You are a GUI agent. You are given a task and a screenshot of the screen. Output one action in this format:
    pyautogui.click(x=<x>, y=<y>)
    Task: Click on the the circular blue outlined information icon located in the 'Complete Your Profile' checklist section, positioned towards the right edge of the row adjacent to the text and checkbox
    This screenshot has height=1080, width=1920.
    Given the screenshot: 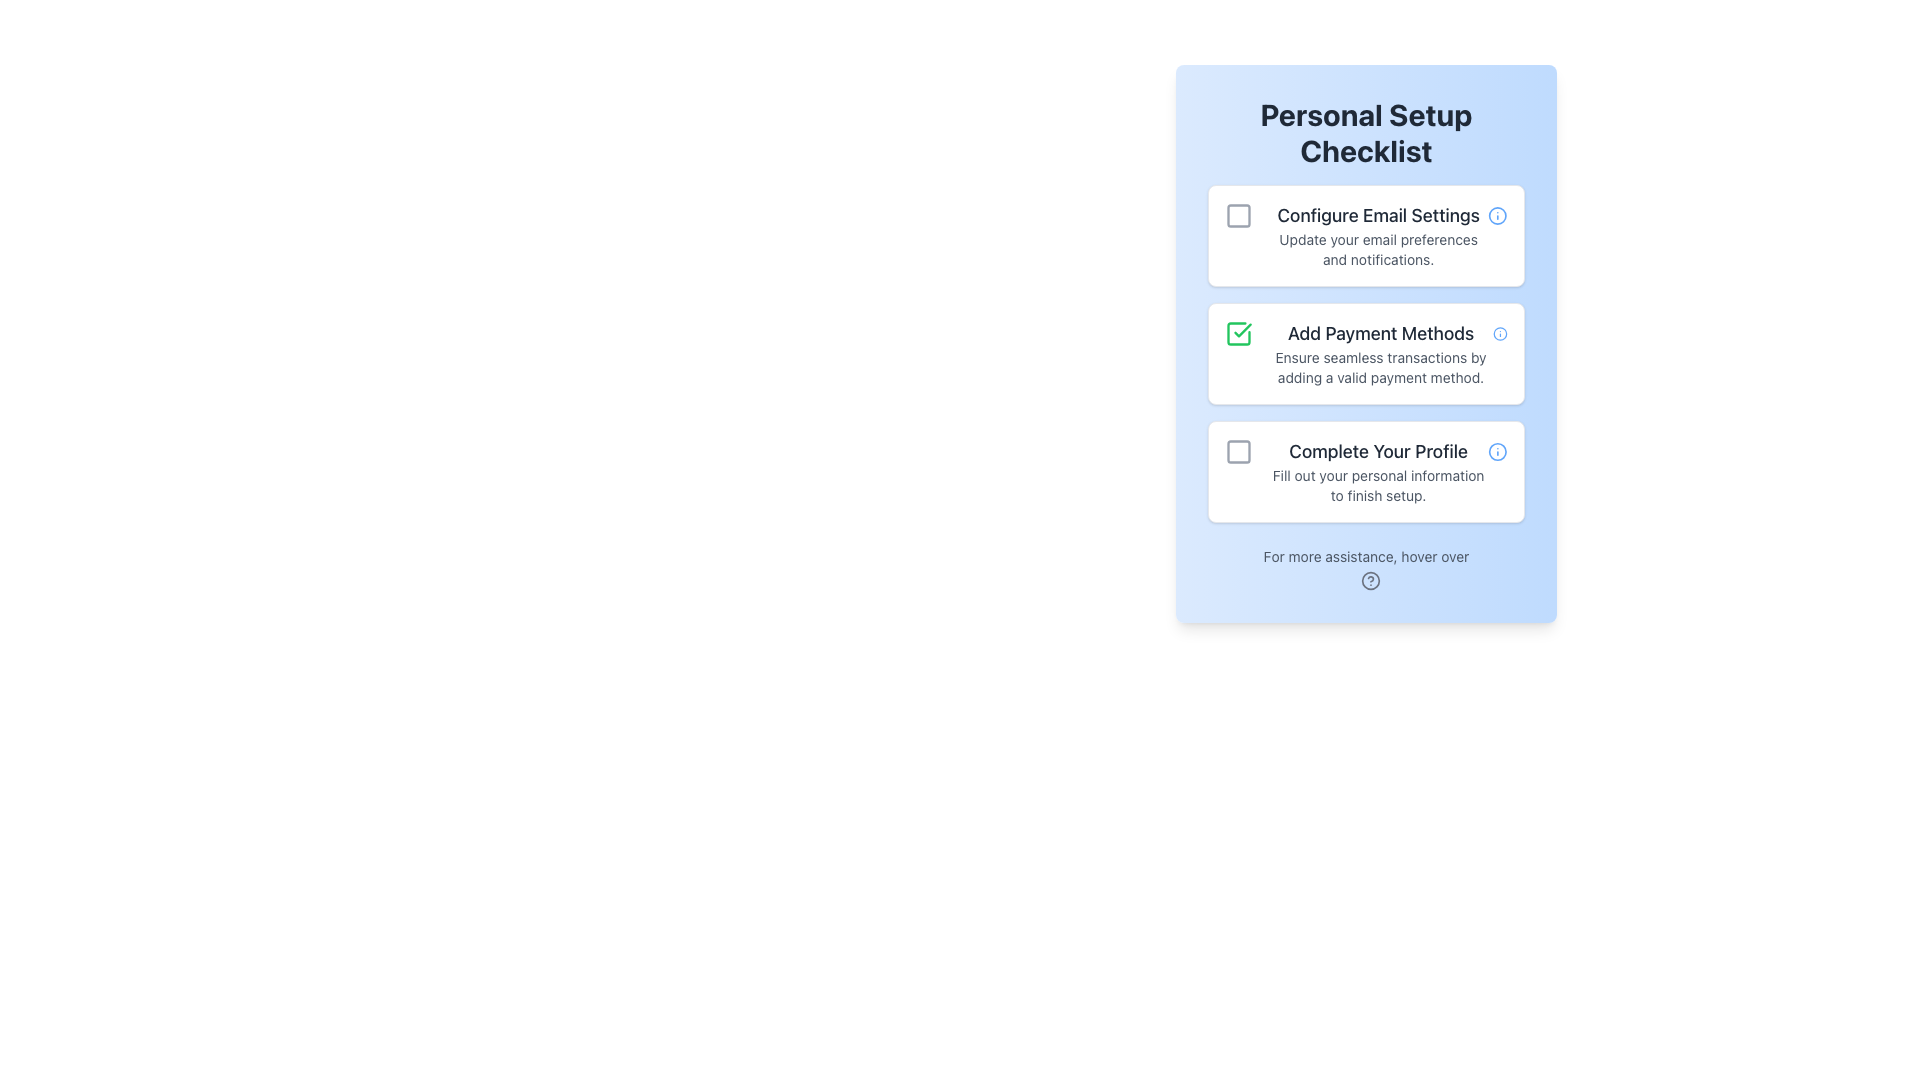 What is the action you would take?
    pyautogui.click(x=1498, y=451)
    